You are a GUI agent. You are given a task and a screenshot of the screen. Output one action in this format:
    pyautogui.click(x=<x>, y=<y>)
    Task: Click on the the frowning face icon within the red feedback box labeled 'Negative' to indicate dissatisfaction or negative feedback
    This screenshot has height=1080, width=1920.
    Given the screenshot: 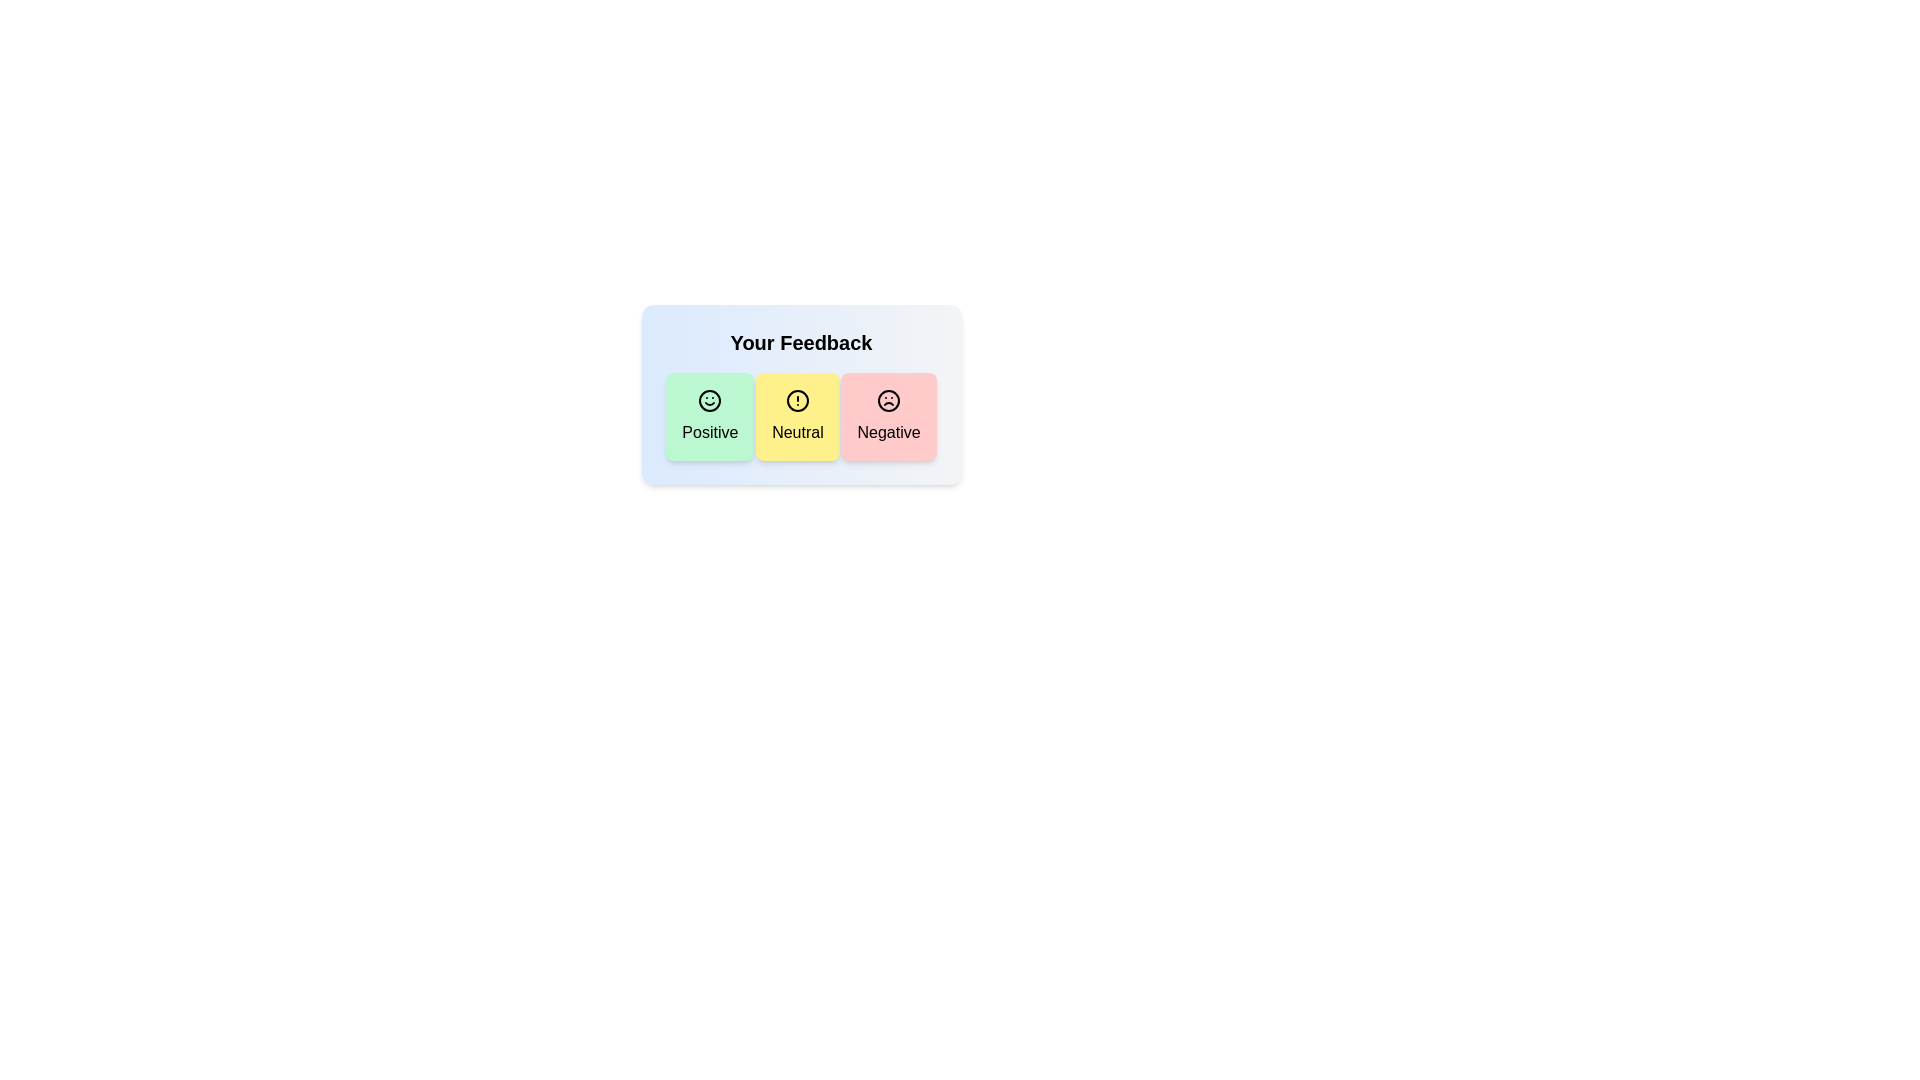 What is the action you would take?
    pyautogui.click(x=887, y=401)
    